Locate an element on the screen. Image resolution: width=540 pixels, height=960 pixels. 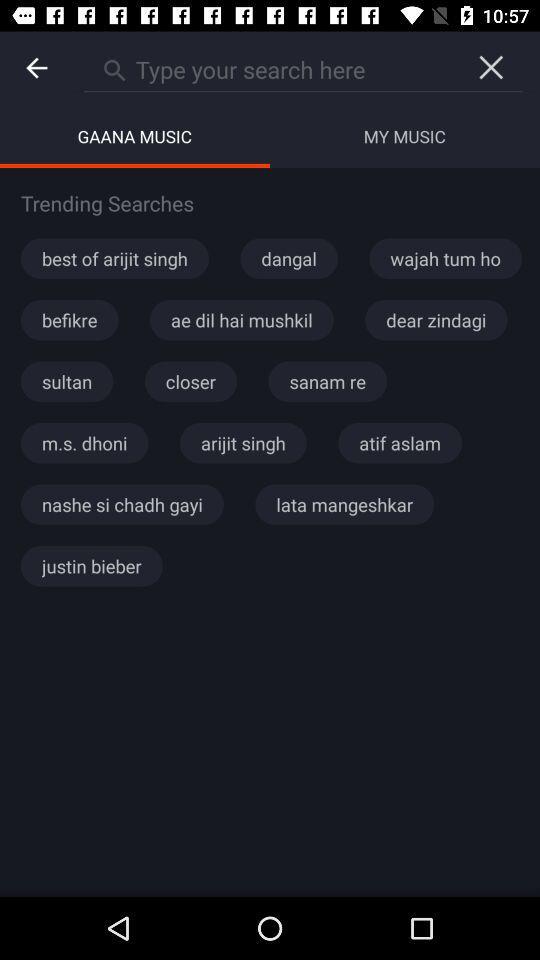
item next to the sanam re icon is located at coordinates (190, 380).